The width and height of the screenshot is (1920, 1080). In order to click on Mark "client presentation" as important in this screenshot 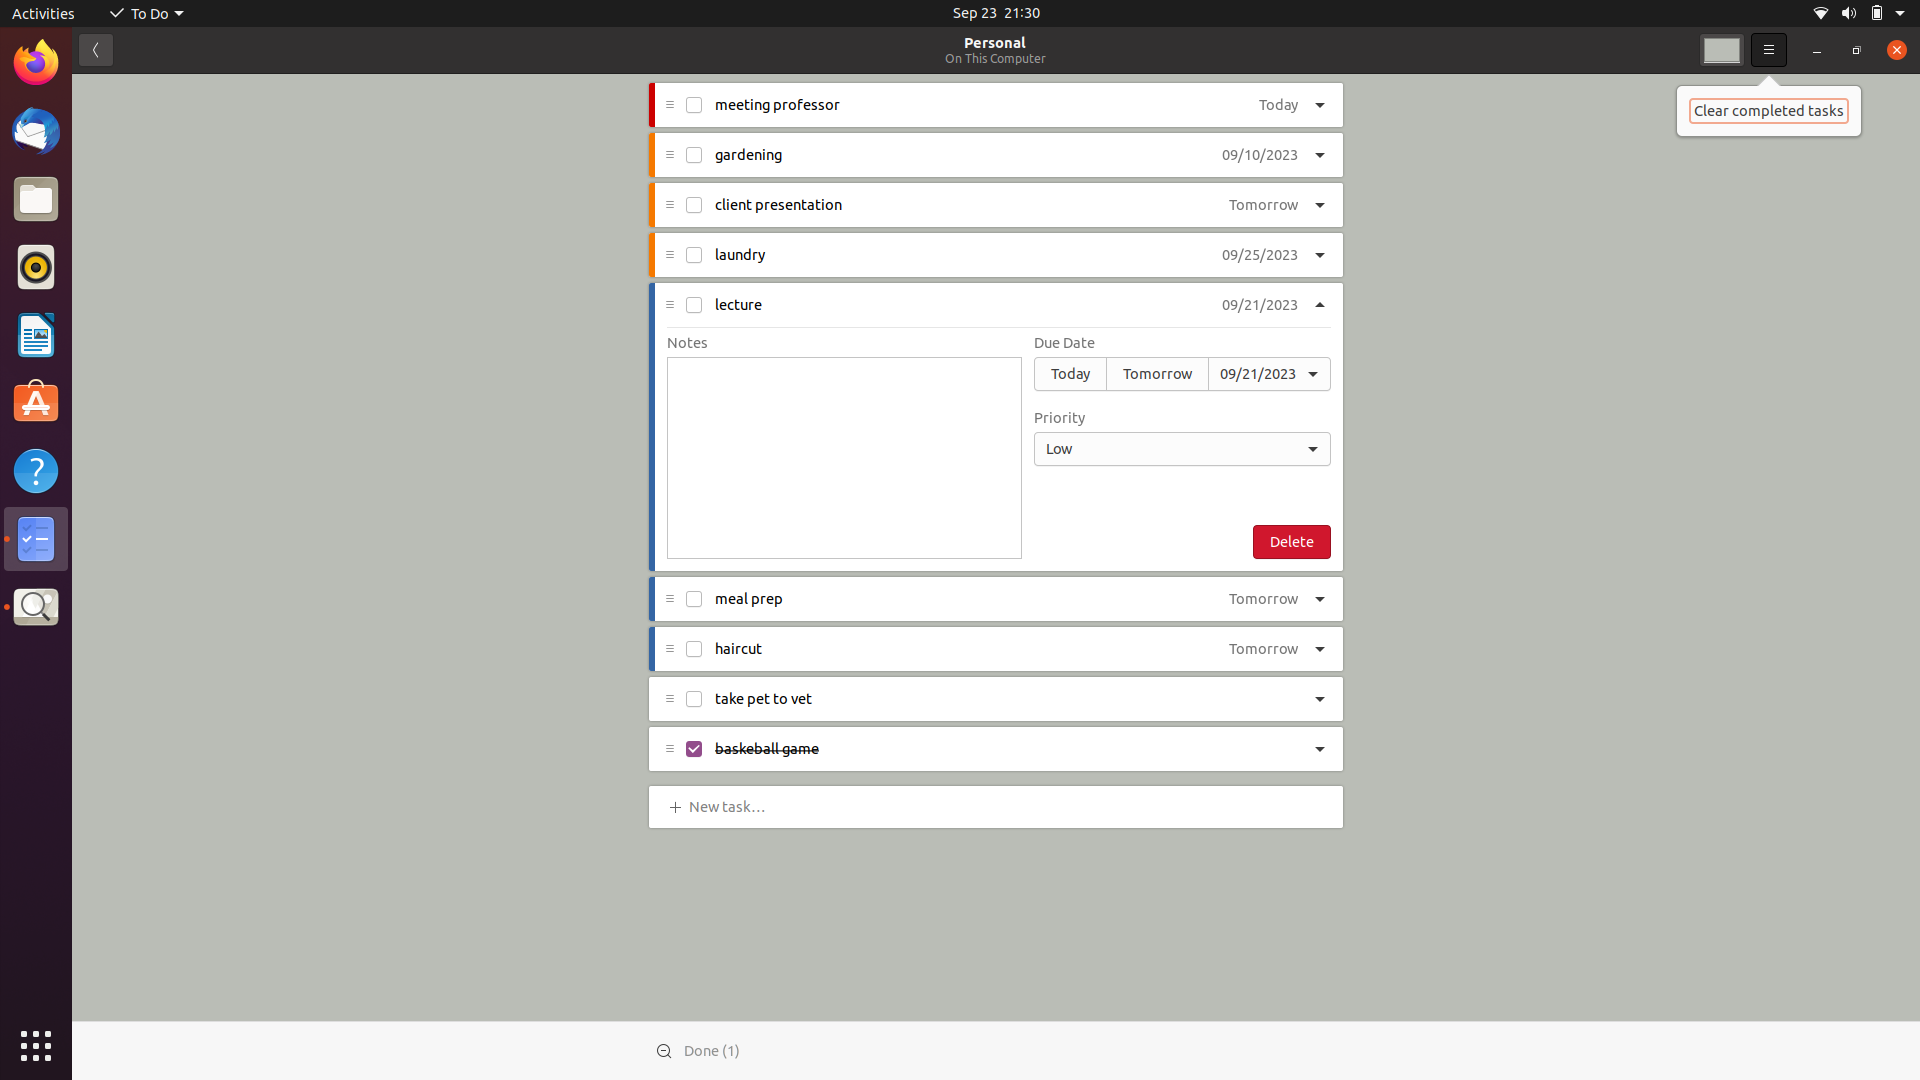, I will do `click(1321, 205)`.